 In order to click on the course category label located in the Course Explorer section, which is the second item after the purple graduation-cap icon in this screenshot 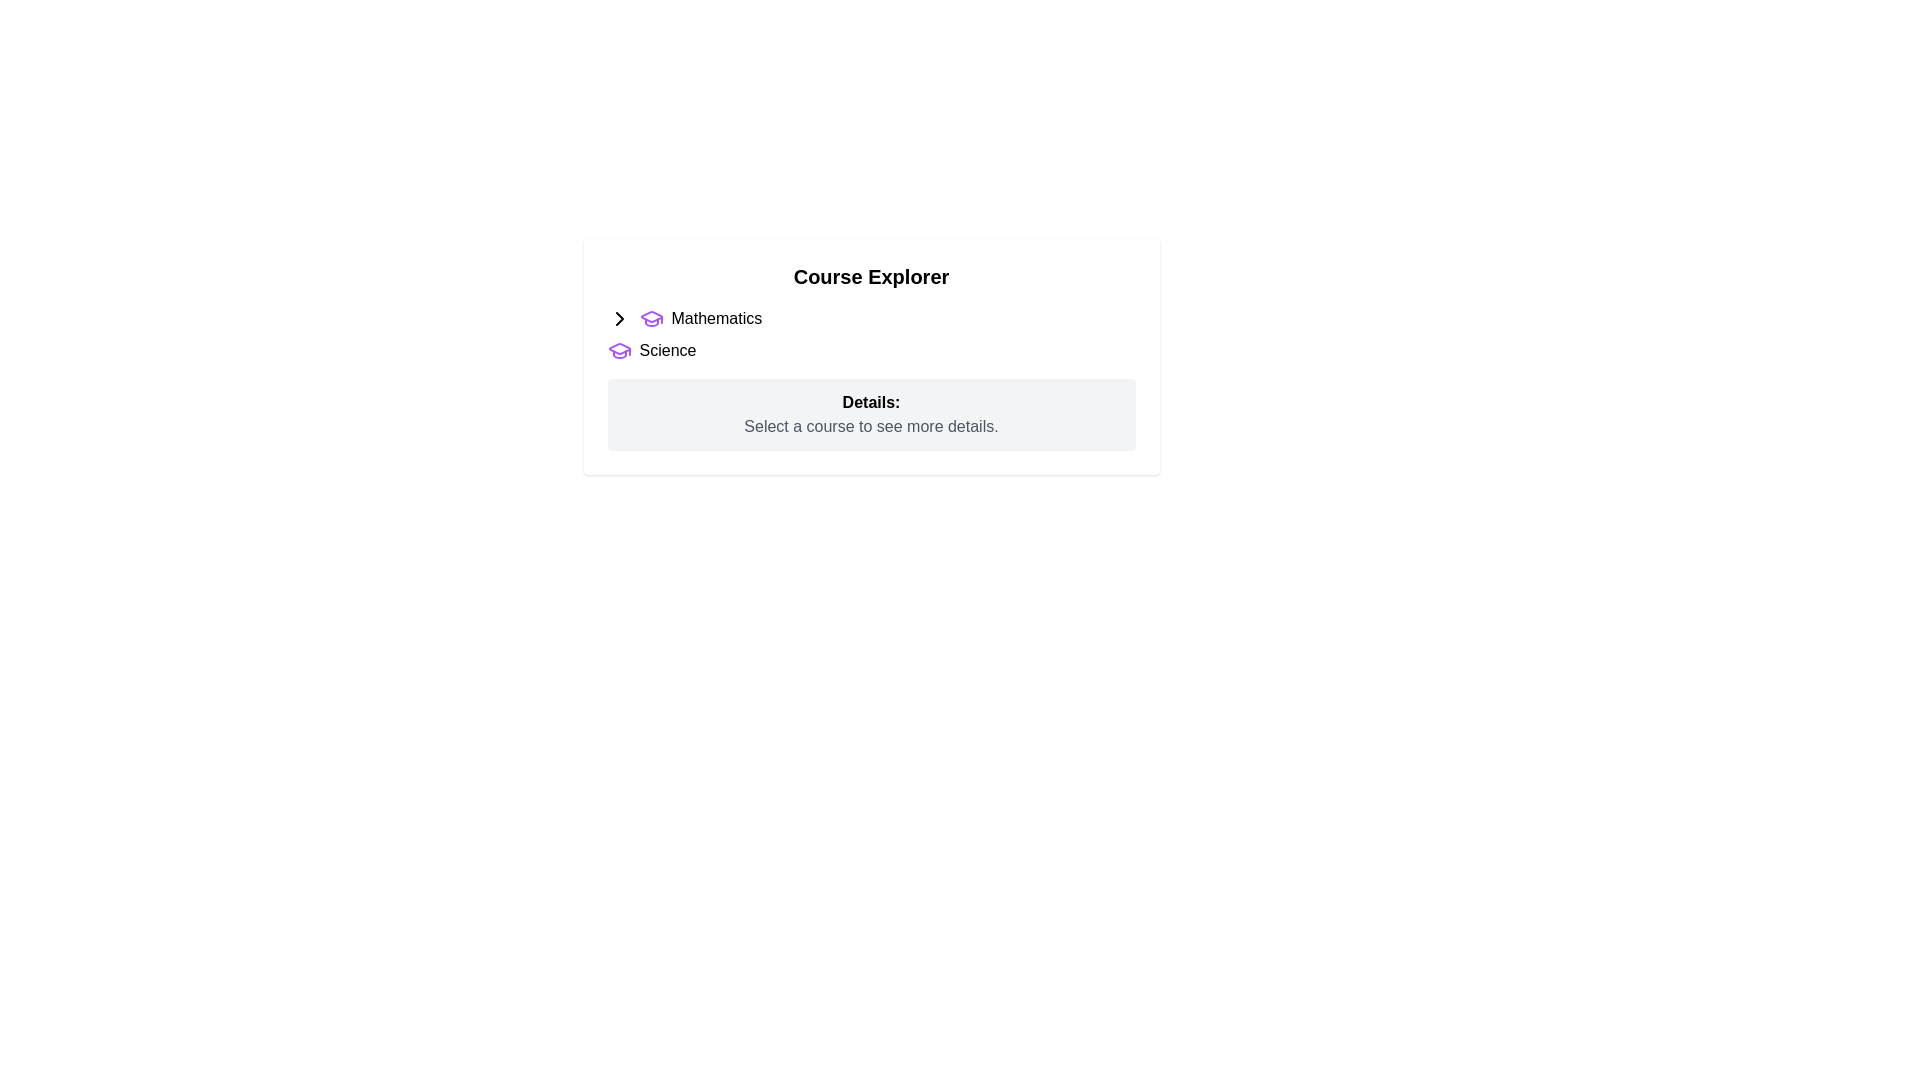, I will do `click(716, 318)`.